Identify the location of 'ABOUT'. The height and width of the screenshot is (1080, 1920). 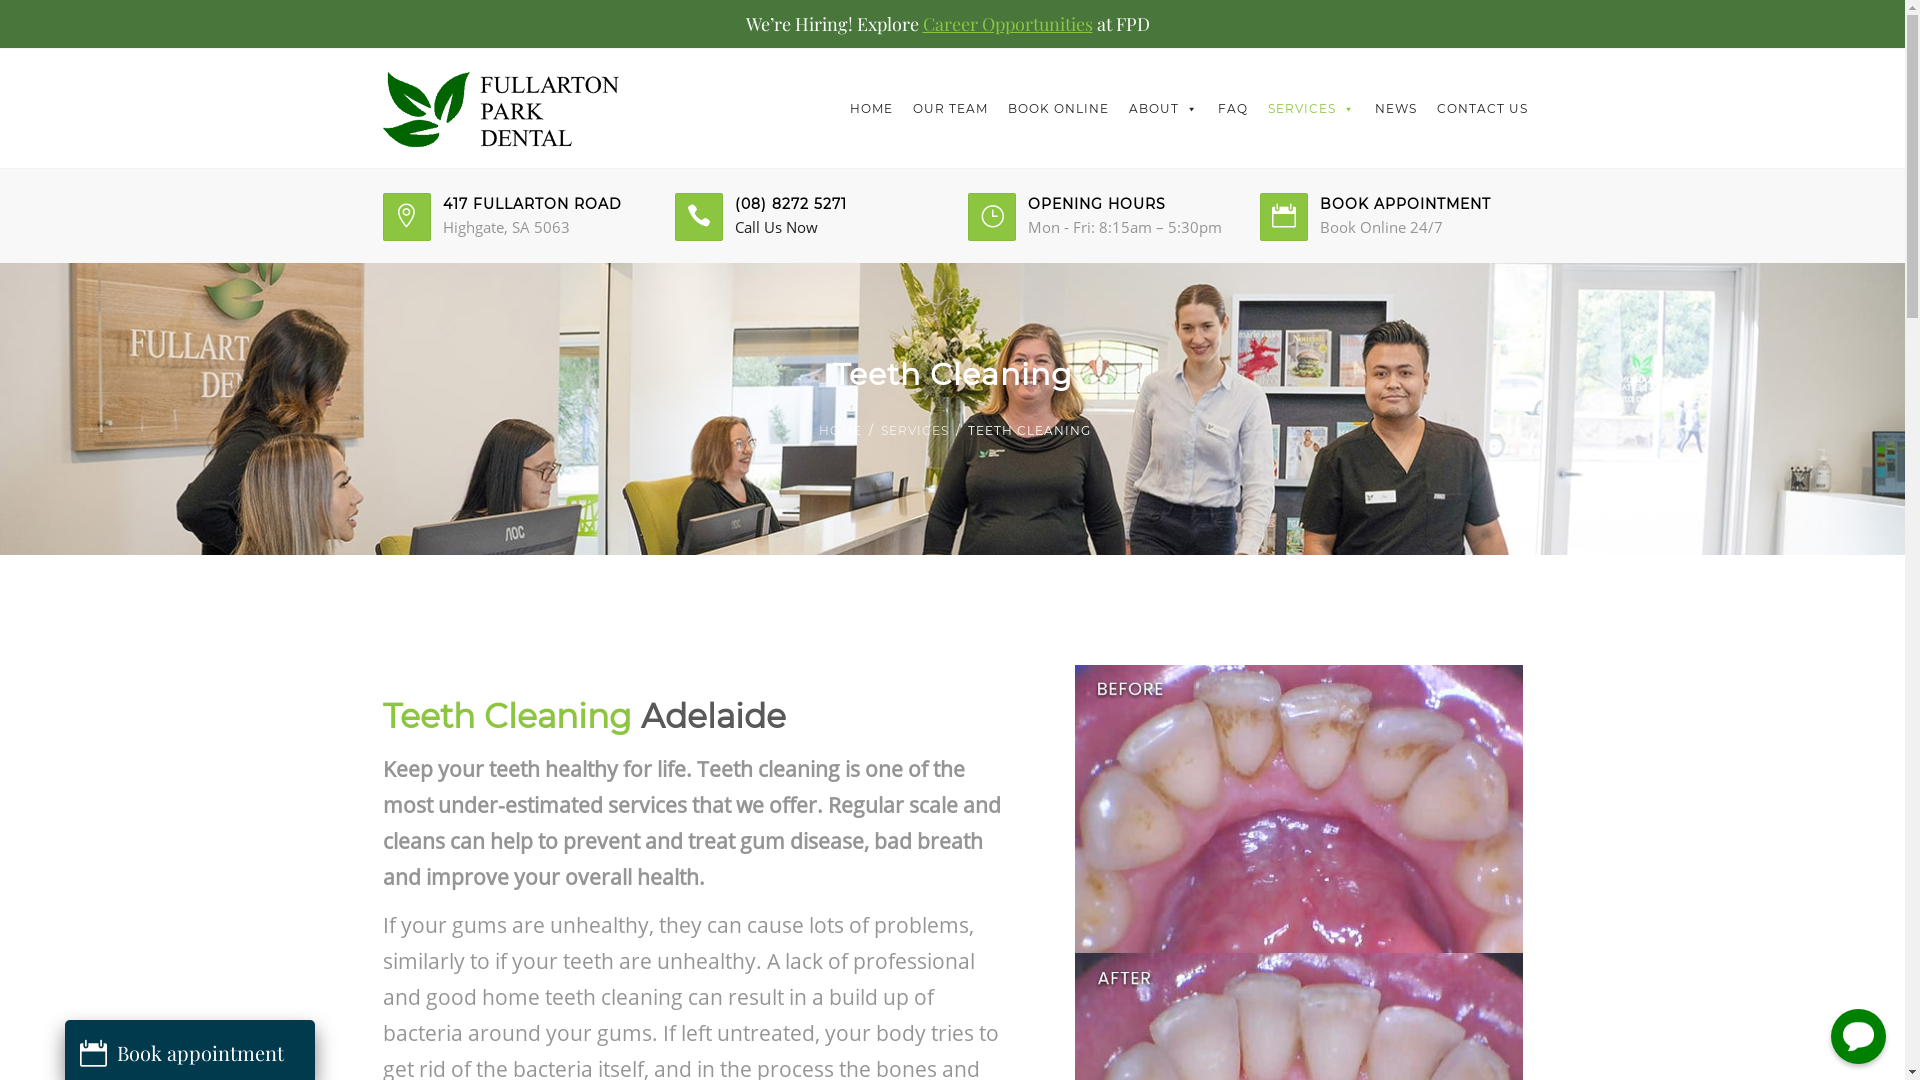
(1162, 108).